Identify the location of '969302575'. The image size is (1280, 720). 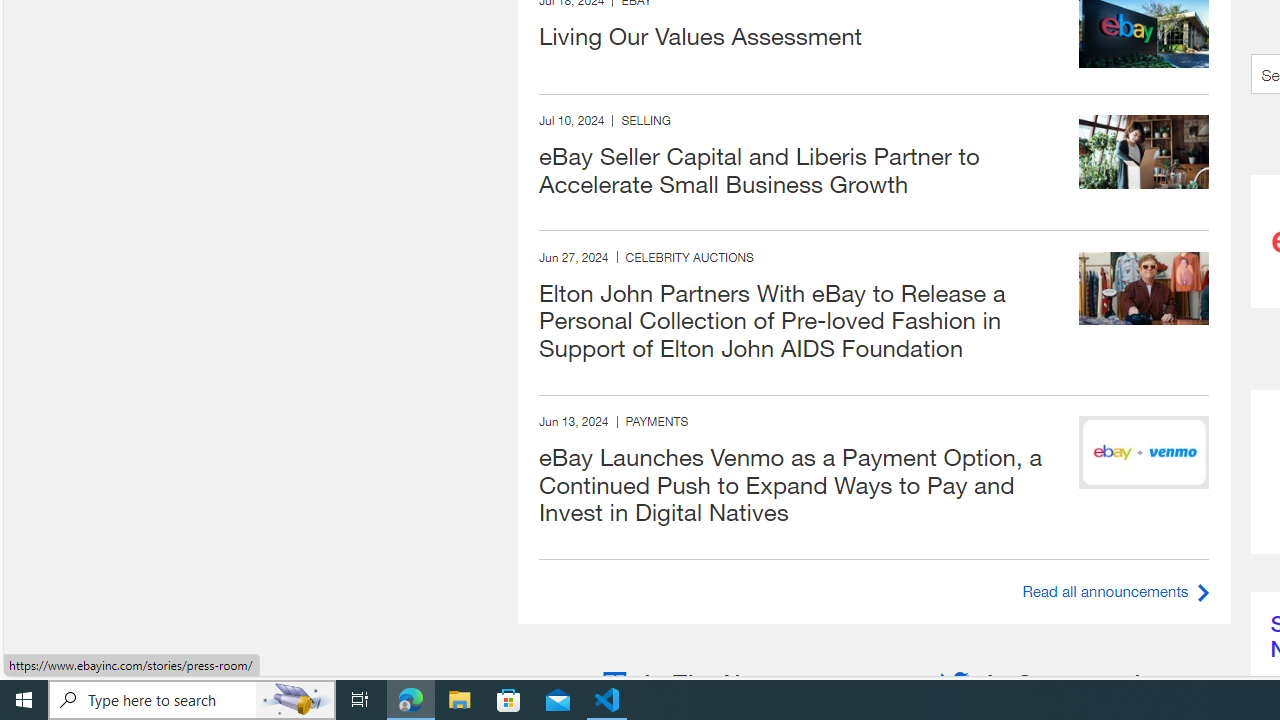
(1144, 288).